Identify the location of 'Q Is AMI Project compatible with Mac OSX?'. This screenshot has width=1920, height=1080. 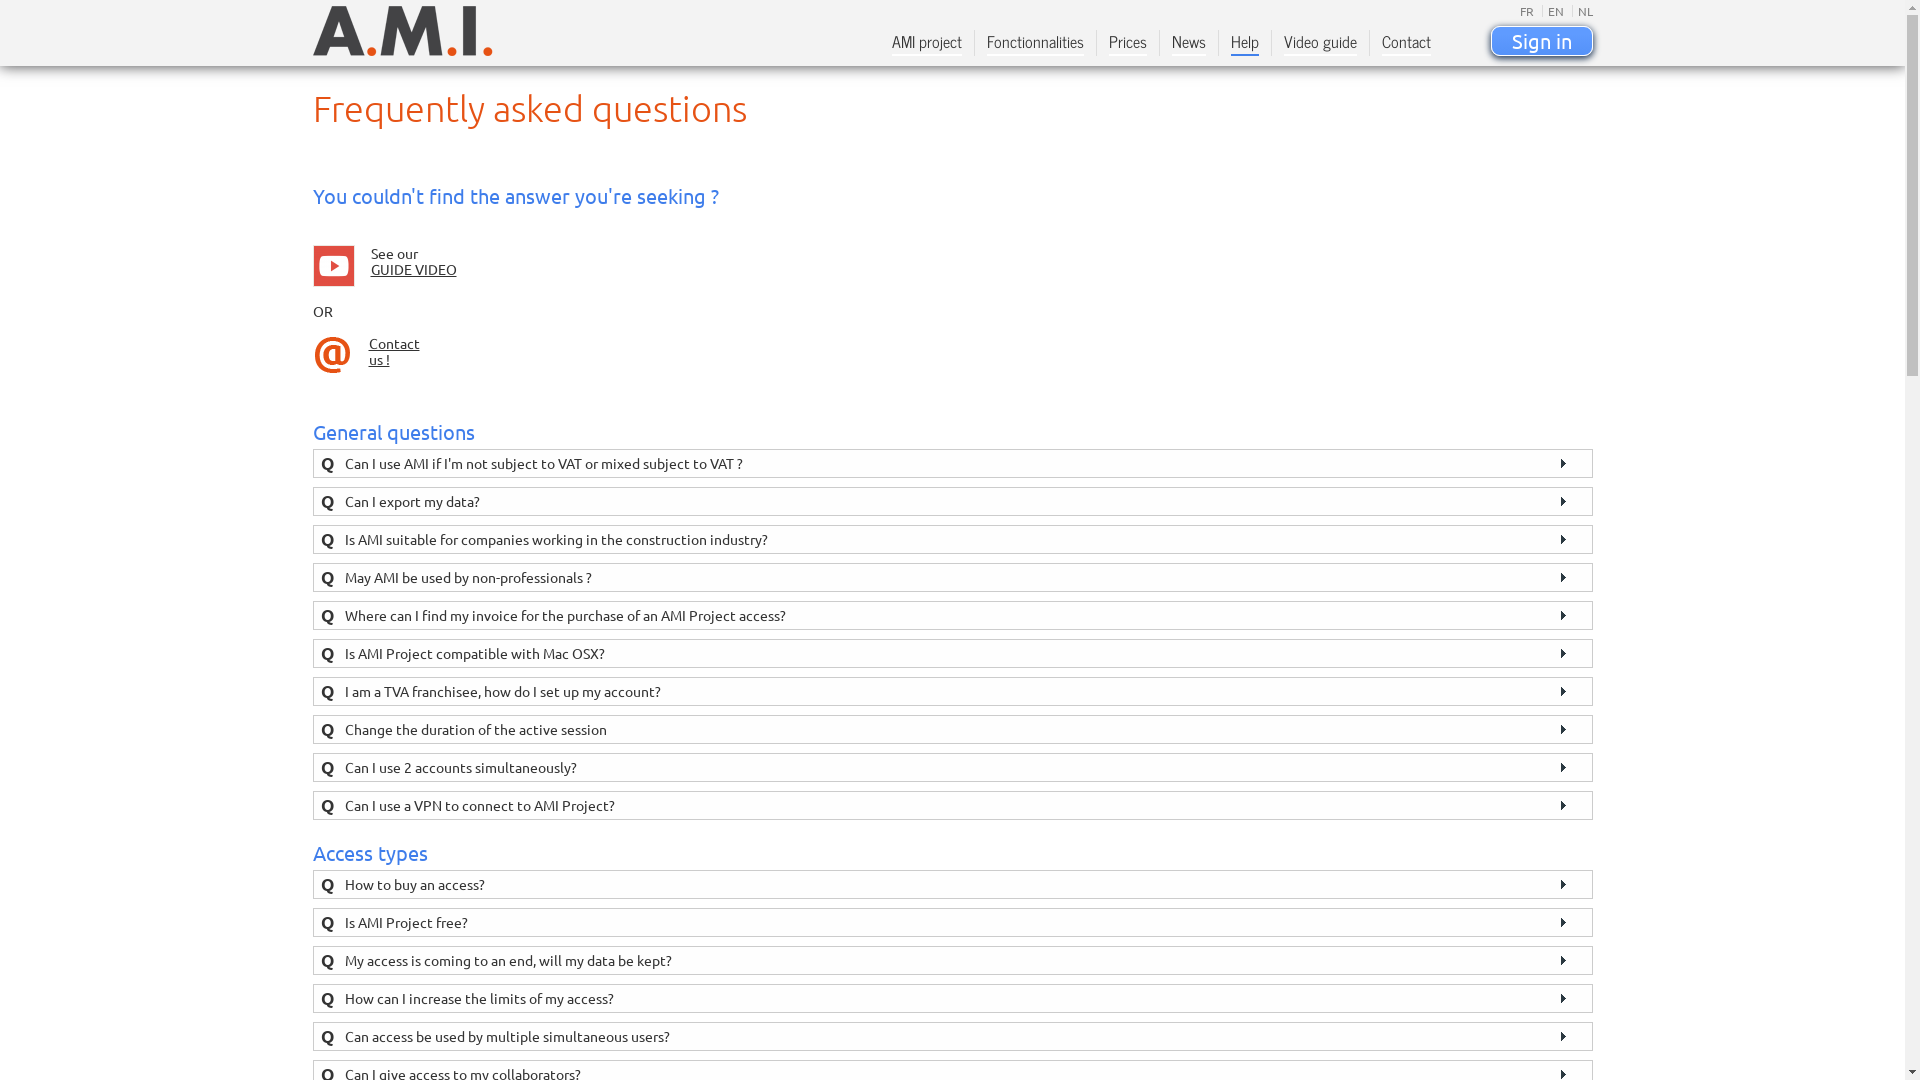
(950, 653).